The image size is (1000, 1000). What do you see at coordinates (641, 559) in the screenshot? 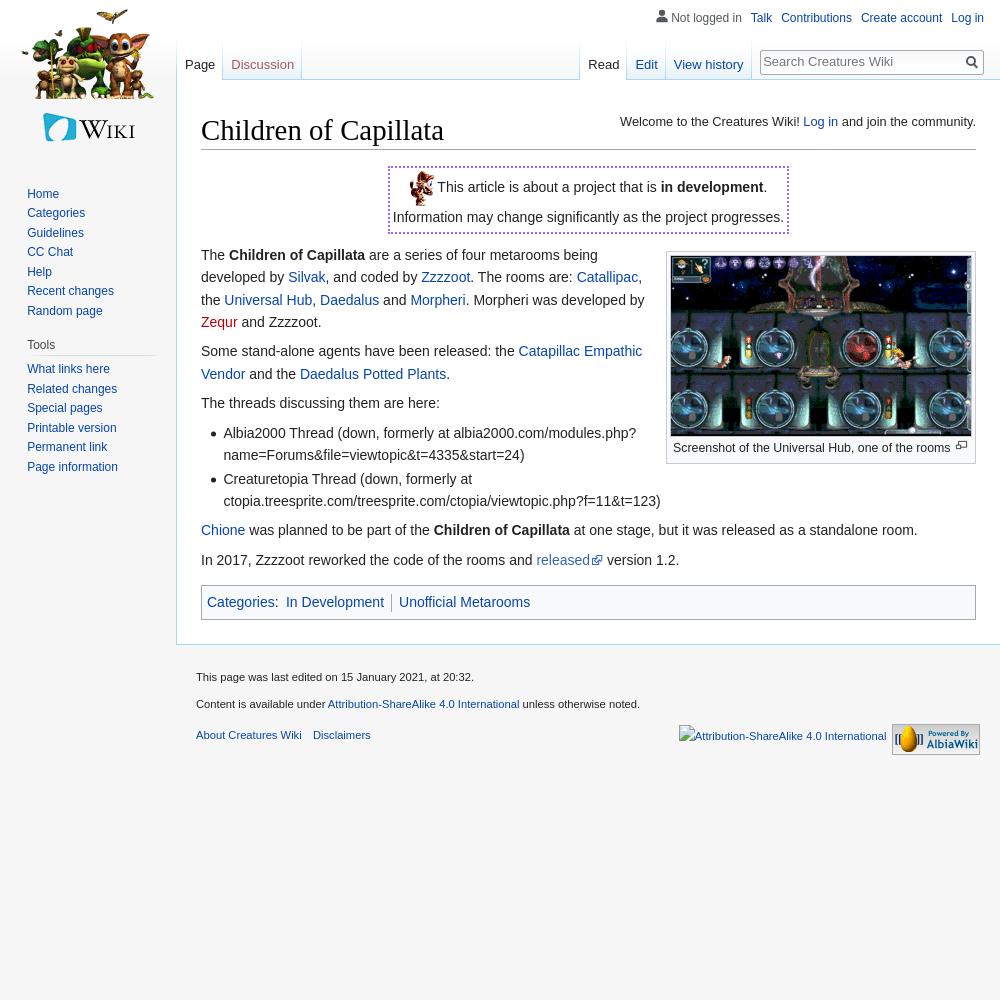
I see `'version 1.2.'` at bounding box center [641, 559].